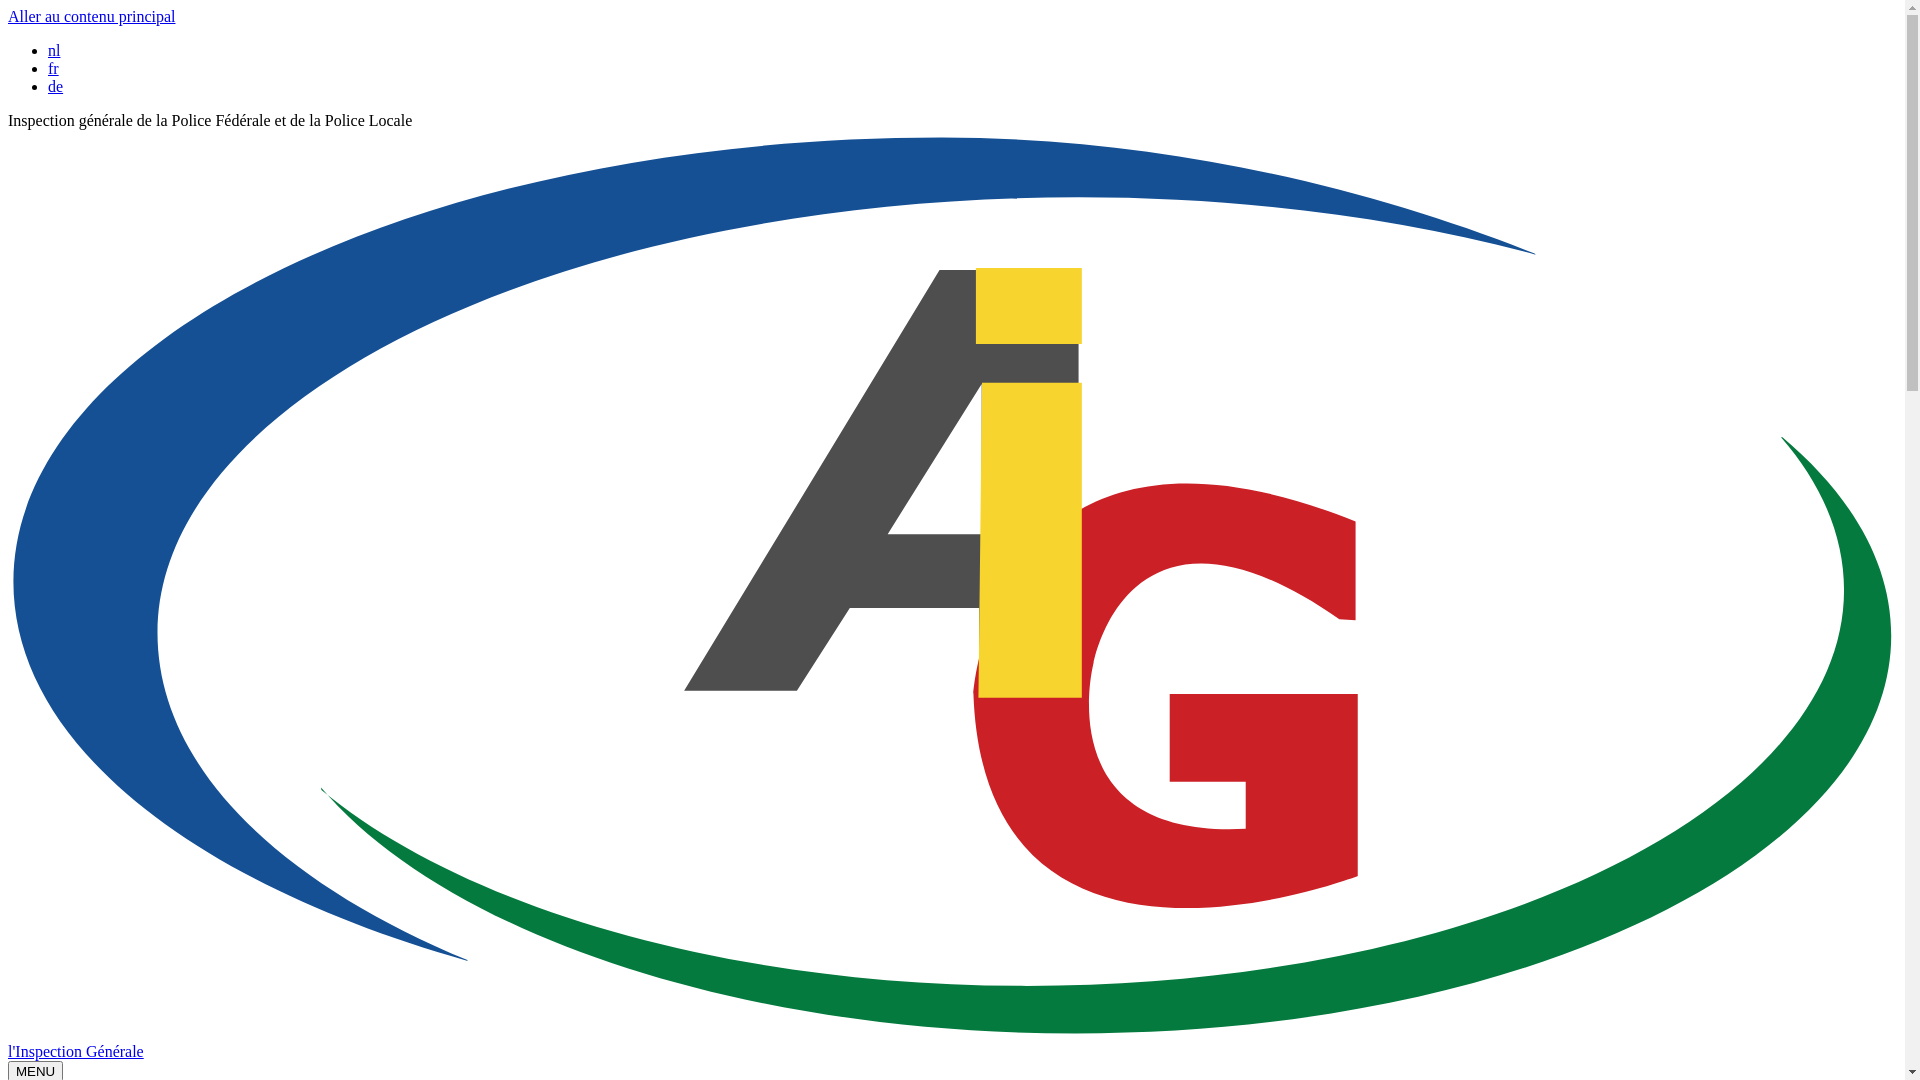  Describe the element at coordinates (55, 85) in the screenshot. I see `'de'` at that location.